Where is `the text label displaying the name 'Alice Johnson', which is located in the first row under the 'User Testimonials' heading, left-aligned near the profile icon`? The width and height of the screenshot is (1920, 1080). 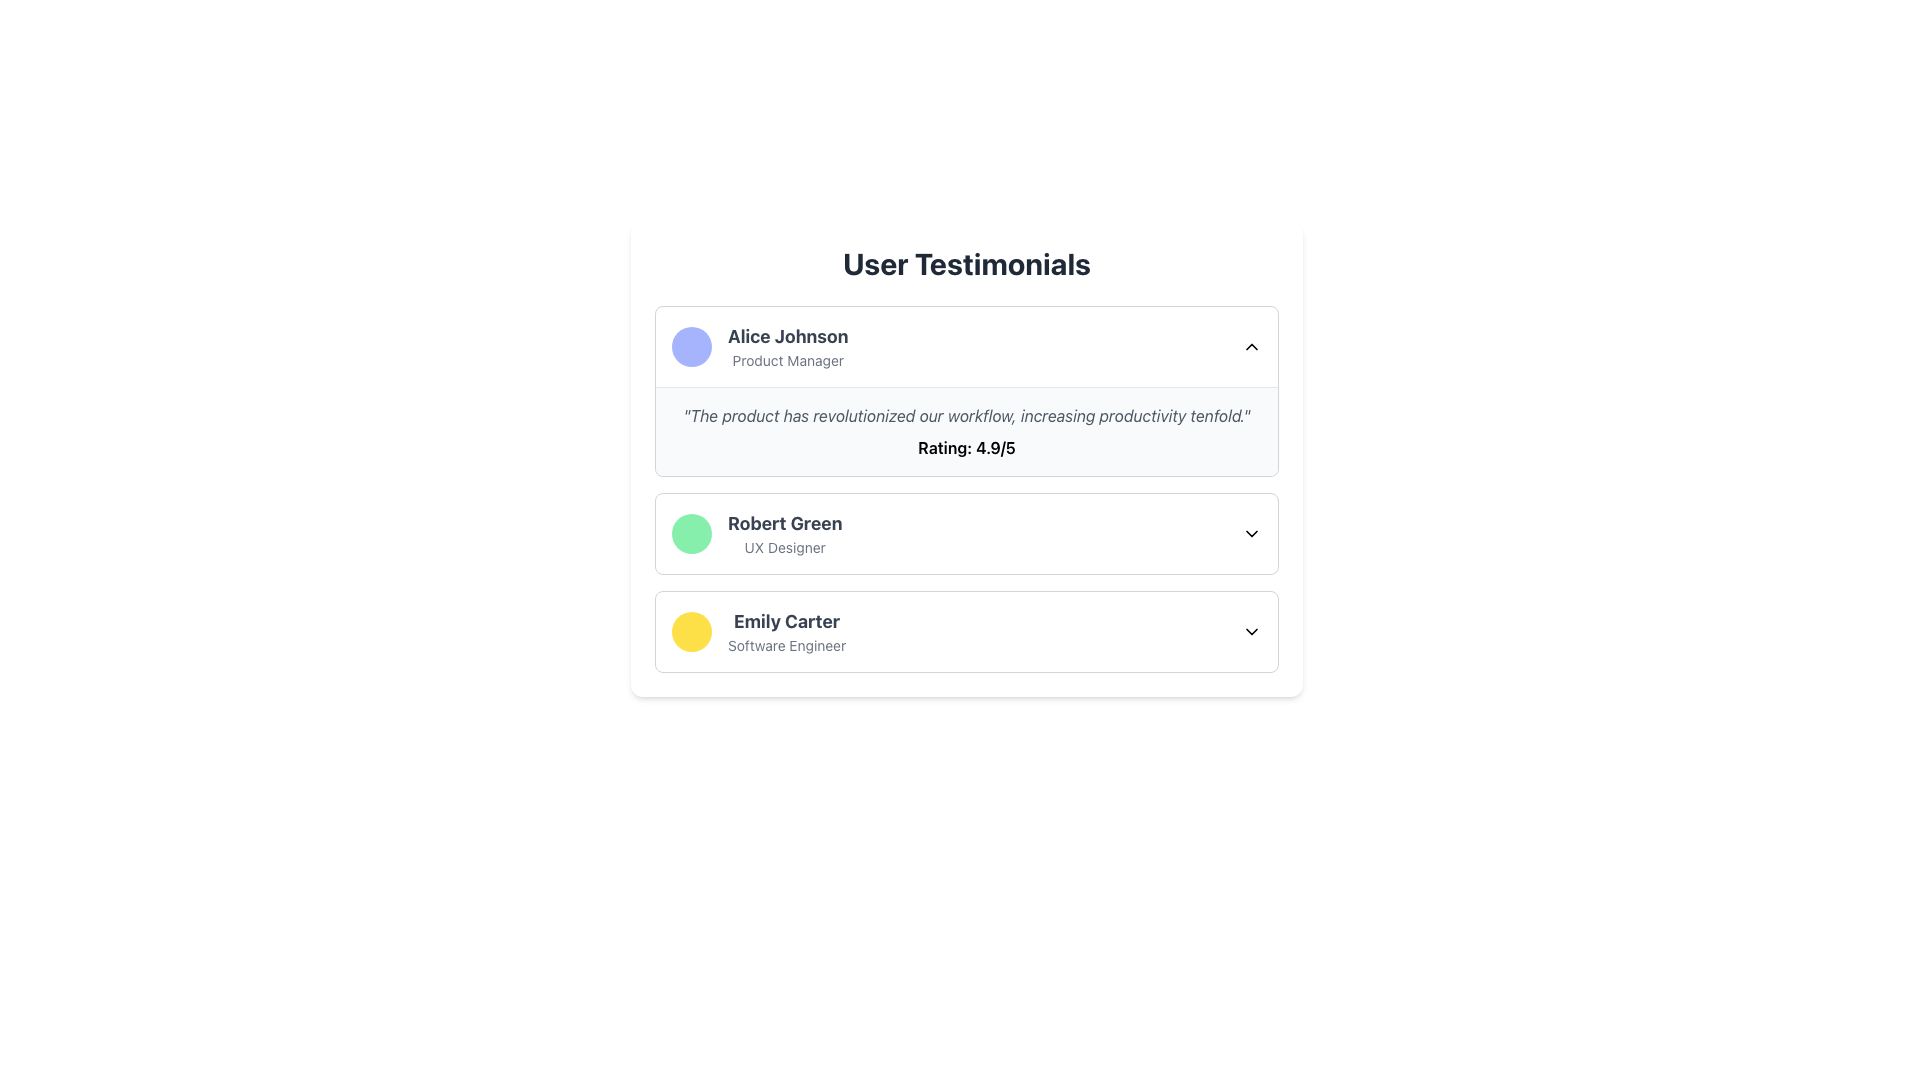
the text label displaying the name 'Alice Johnson', which is located in the first row under the 'User Testimonials' heading, left-aligned near the profile icon is located at coordinates (787, 335).